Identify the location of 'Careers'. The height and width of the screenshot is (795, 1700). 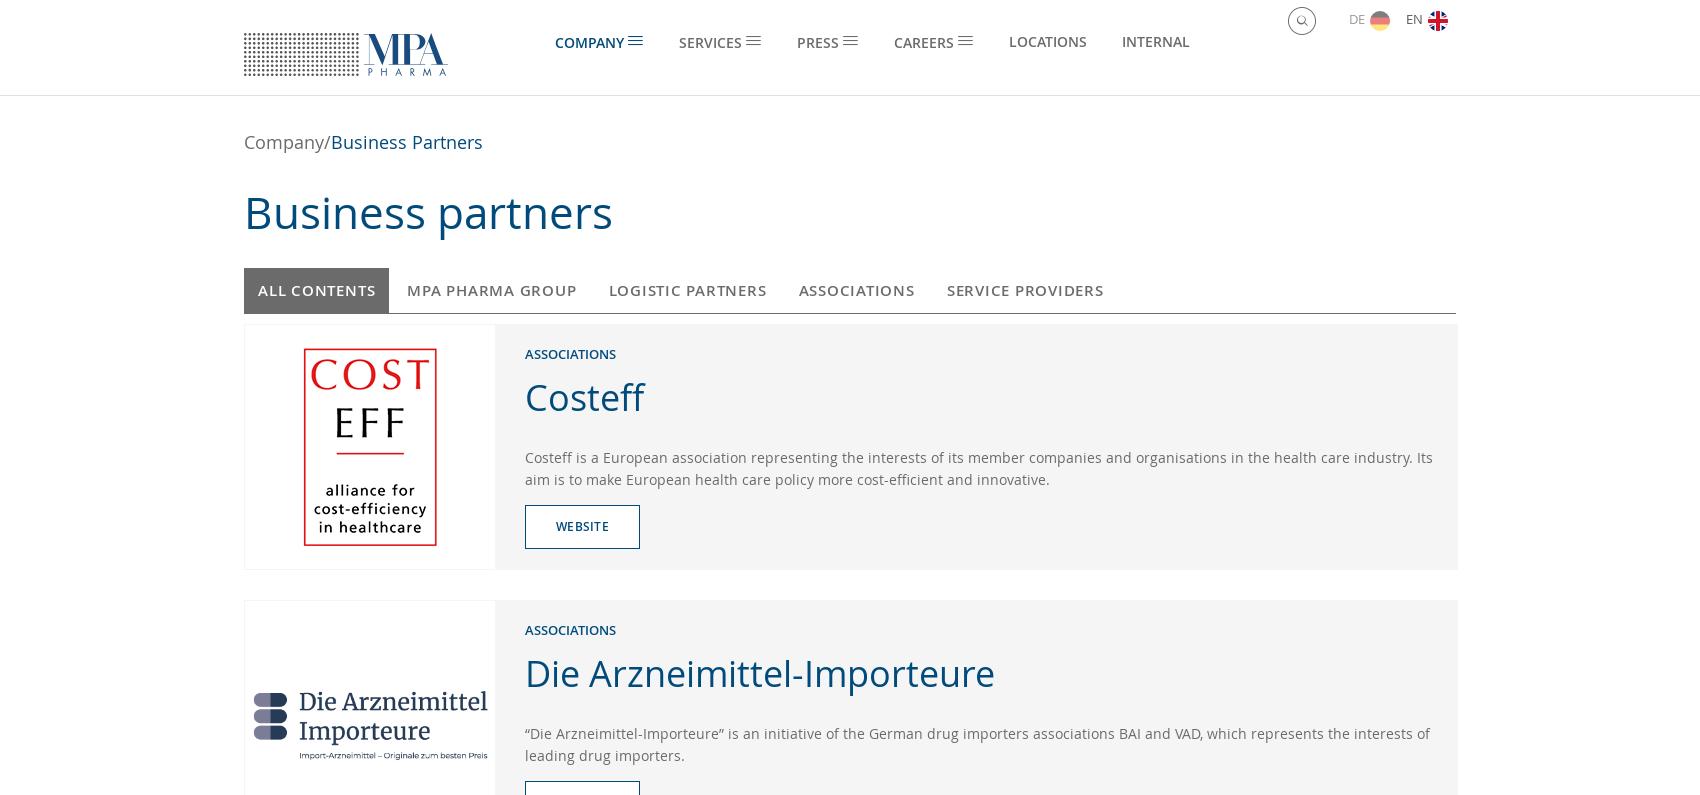
(893, 42).